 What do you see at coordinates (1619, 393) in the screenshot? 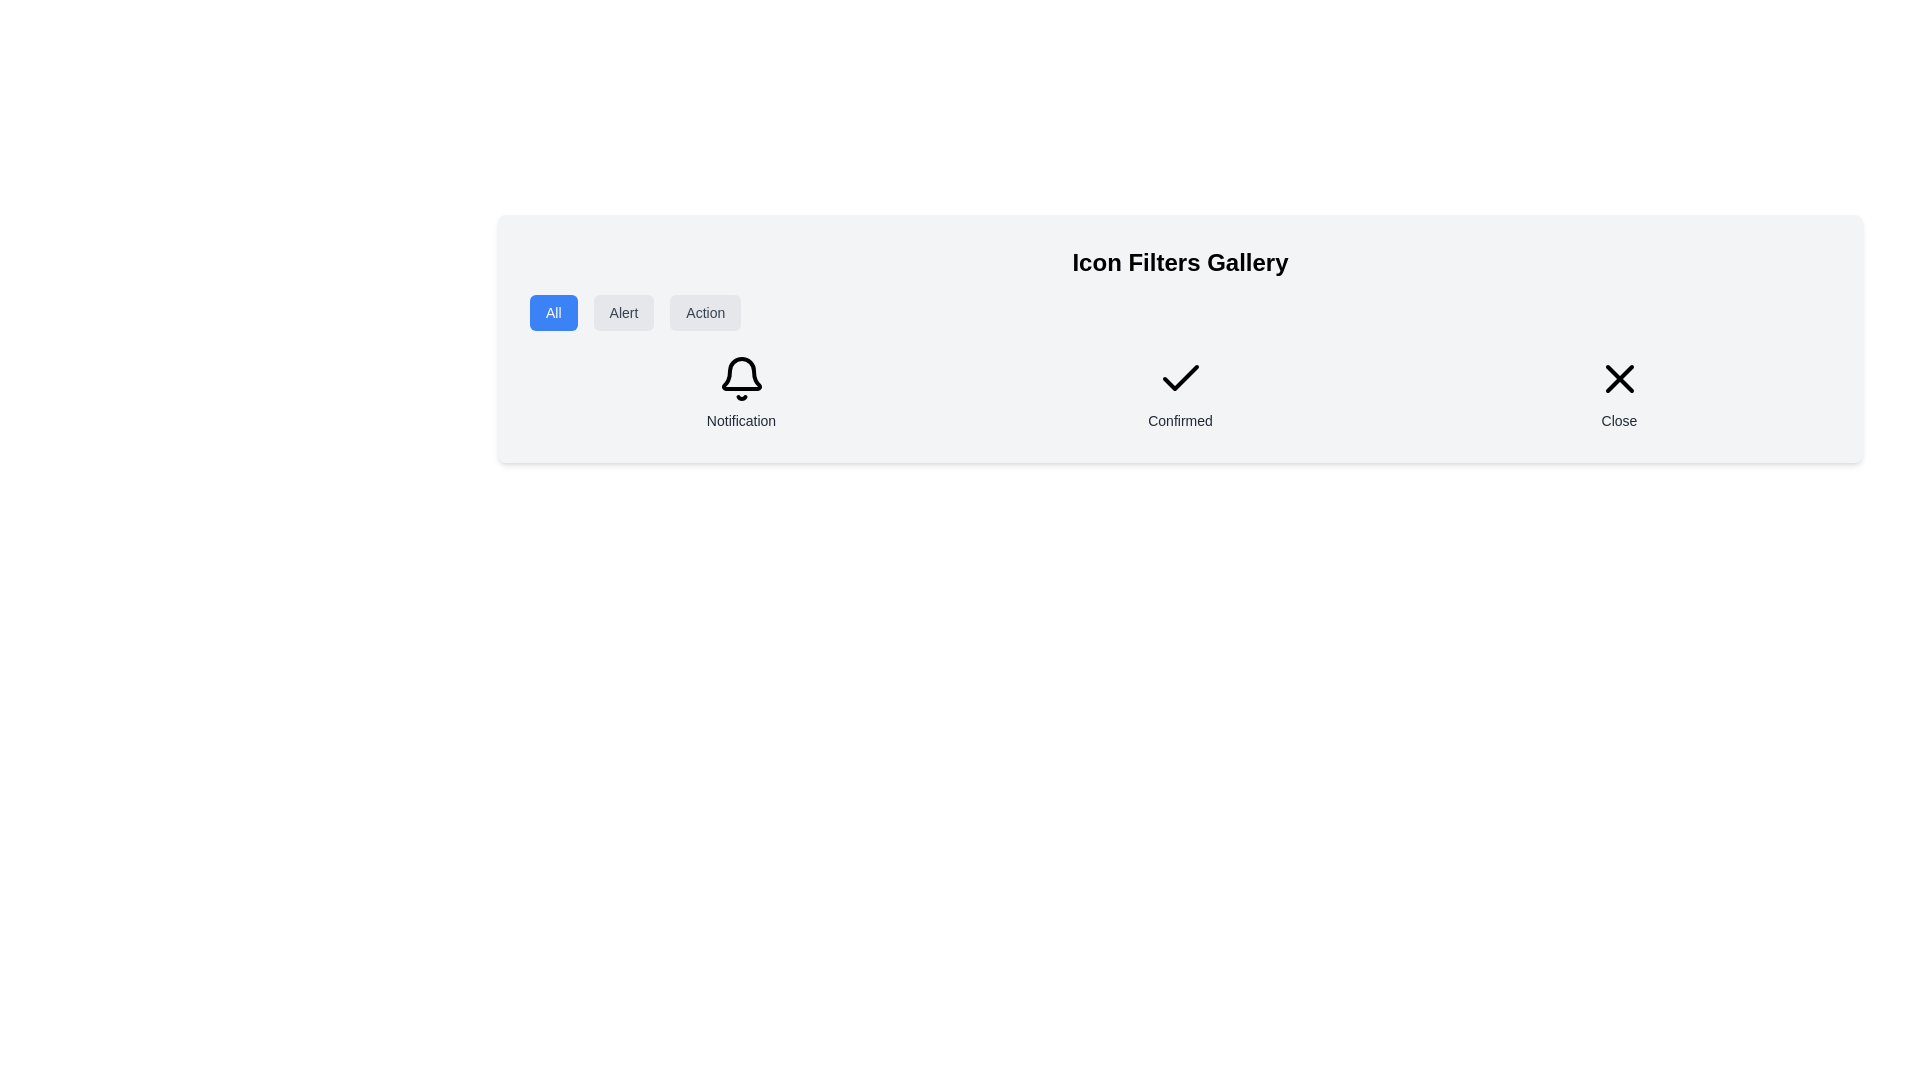
I see `the 'Close' button which features an 'X' icon above the label` at bounding box center [1619, 393].